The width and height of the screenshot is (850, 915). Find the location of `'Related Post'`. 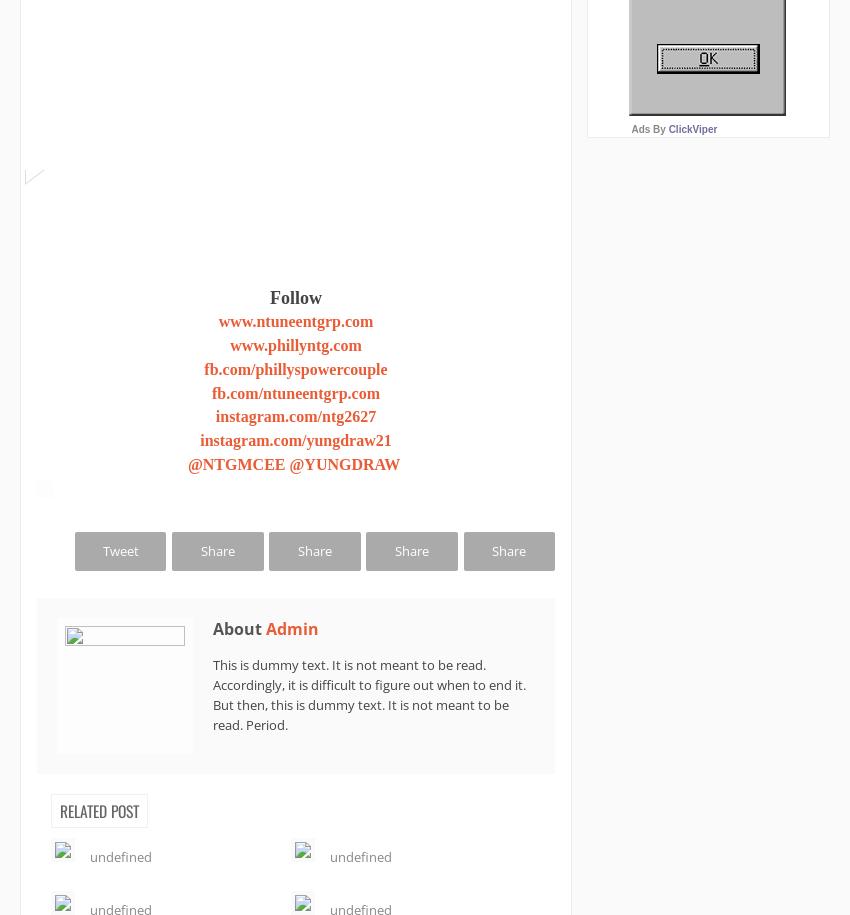

'Related Post' is located at coordinates (60, 809).